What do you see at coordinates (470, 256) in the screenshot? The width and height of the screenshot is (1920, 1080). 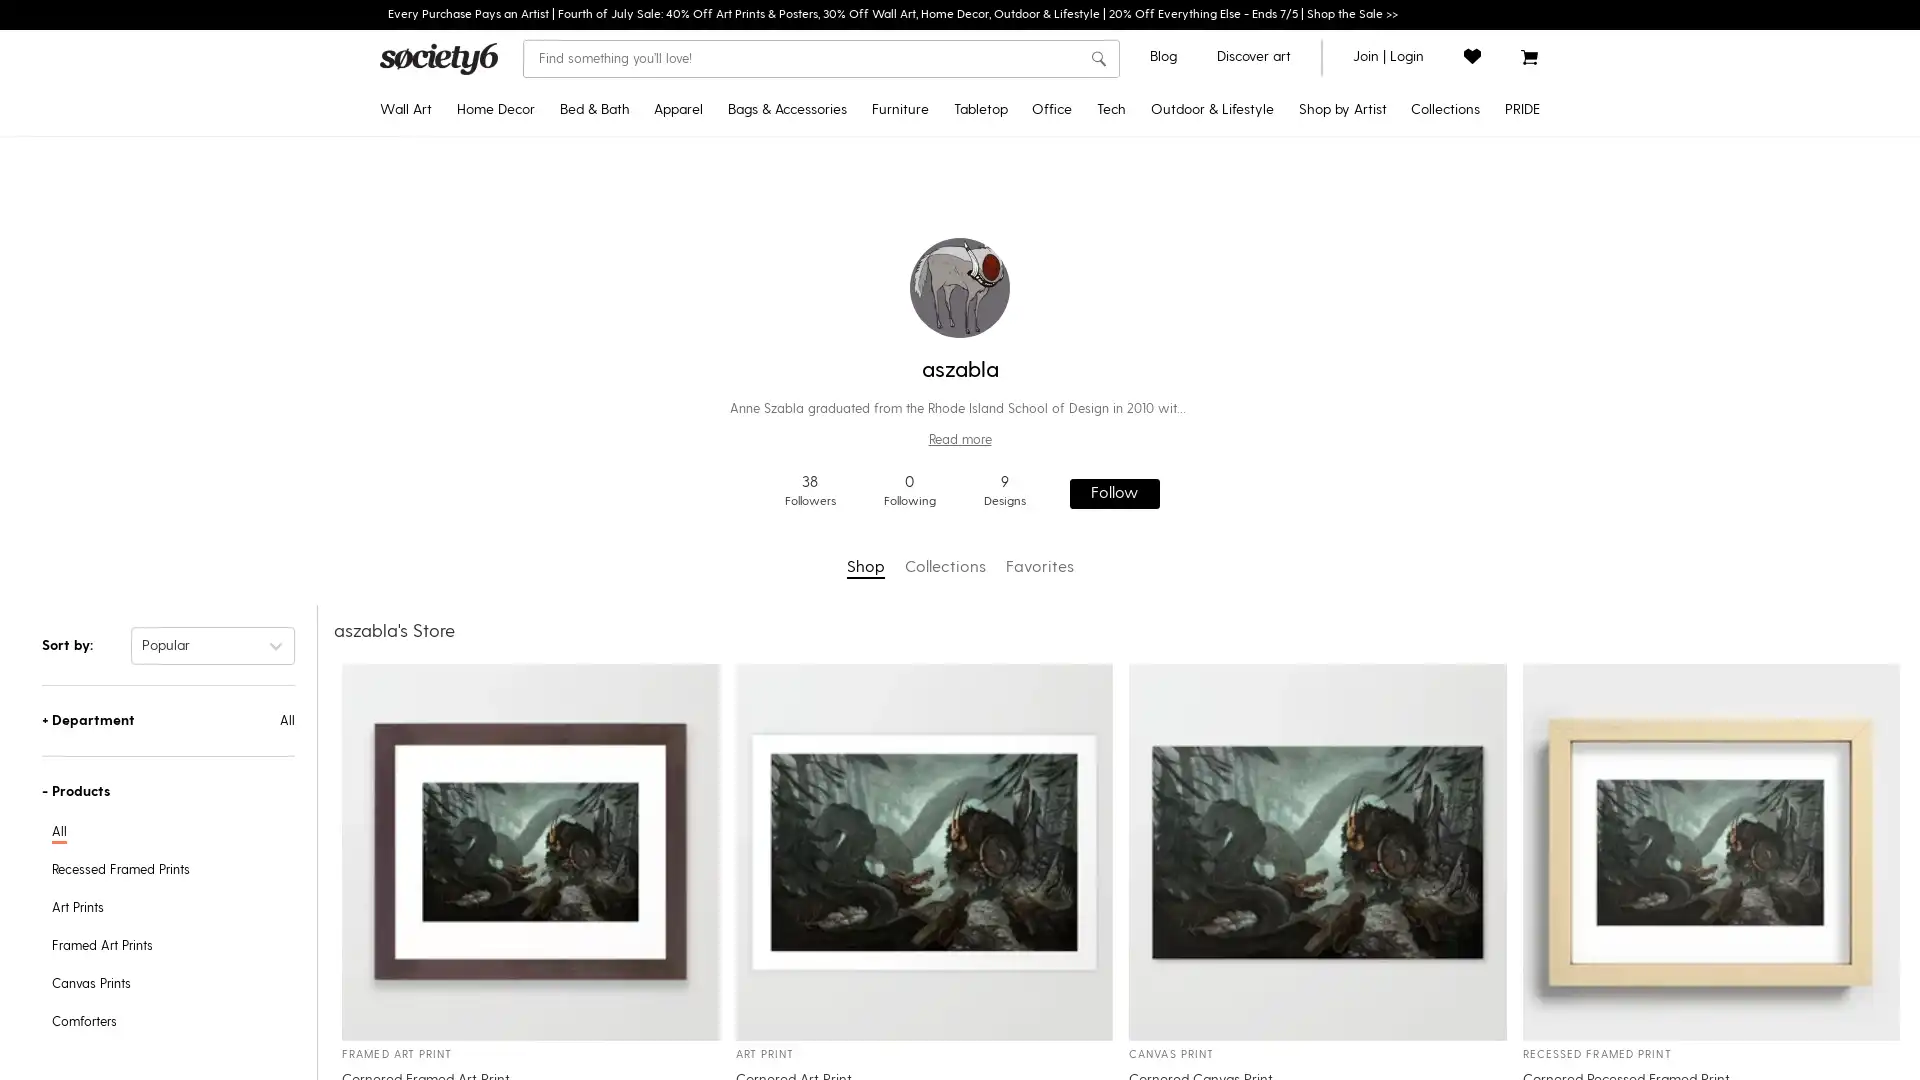 I see `Canvas Prints` at bounding box center [470, 256].